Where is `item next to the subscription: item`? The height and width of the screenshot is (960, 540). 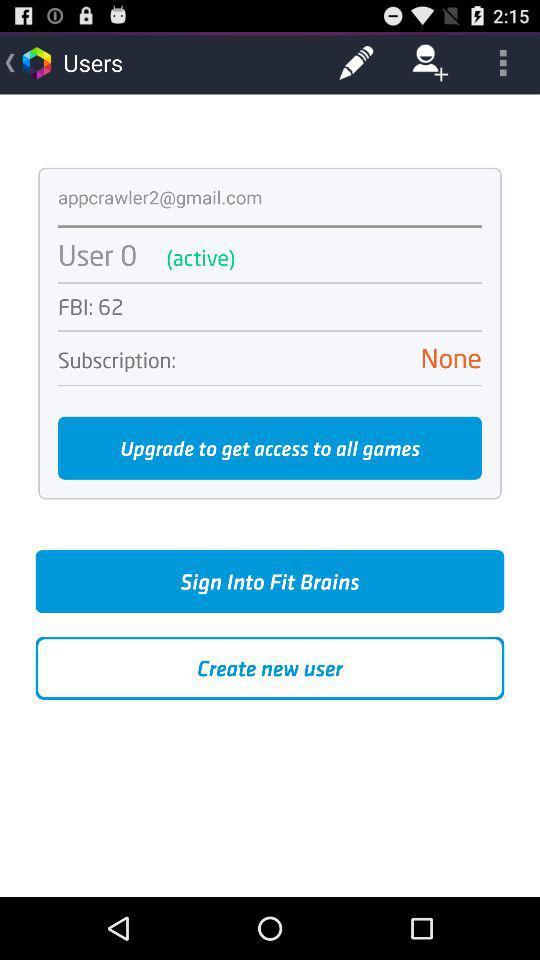 item next to the subscription: item is located at coordinates (337, 358).